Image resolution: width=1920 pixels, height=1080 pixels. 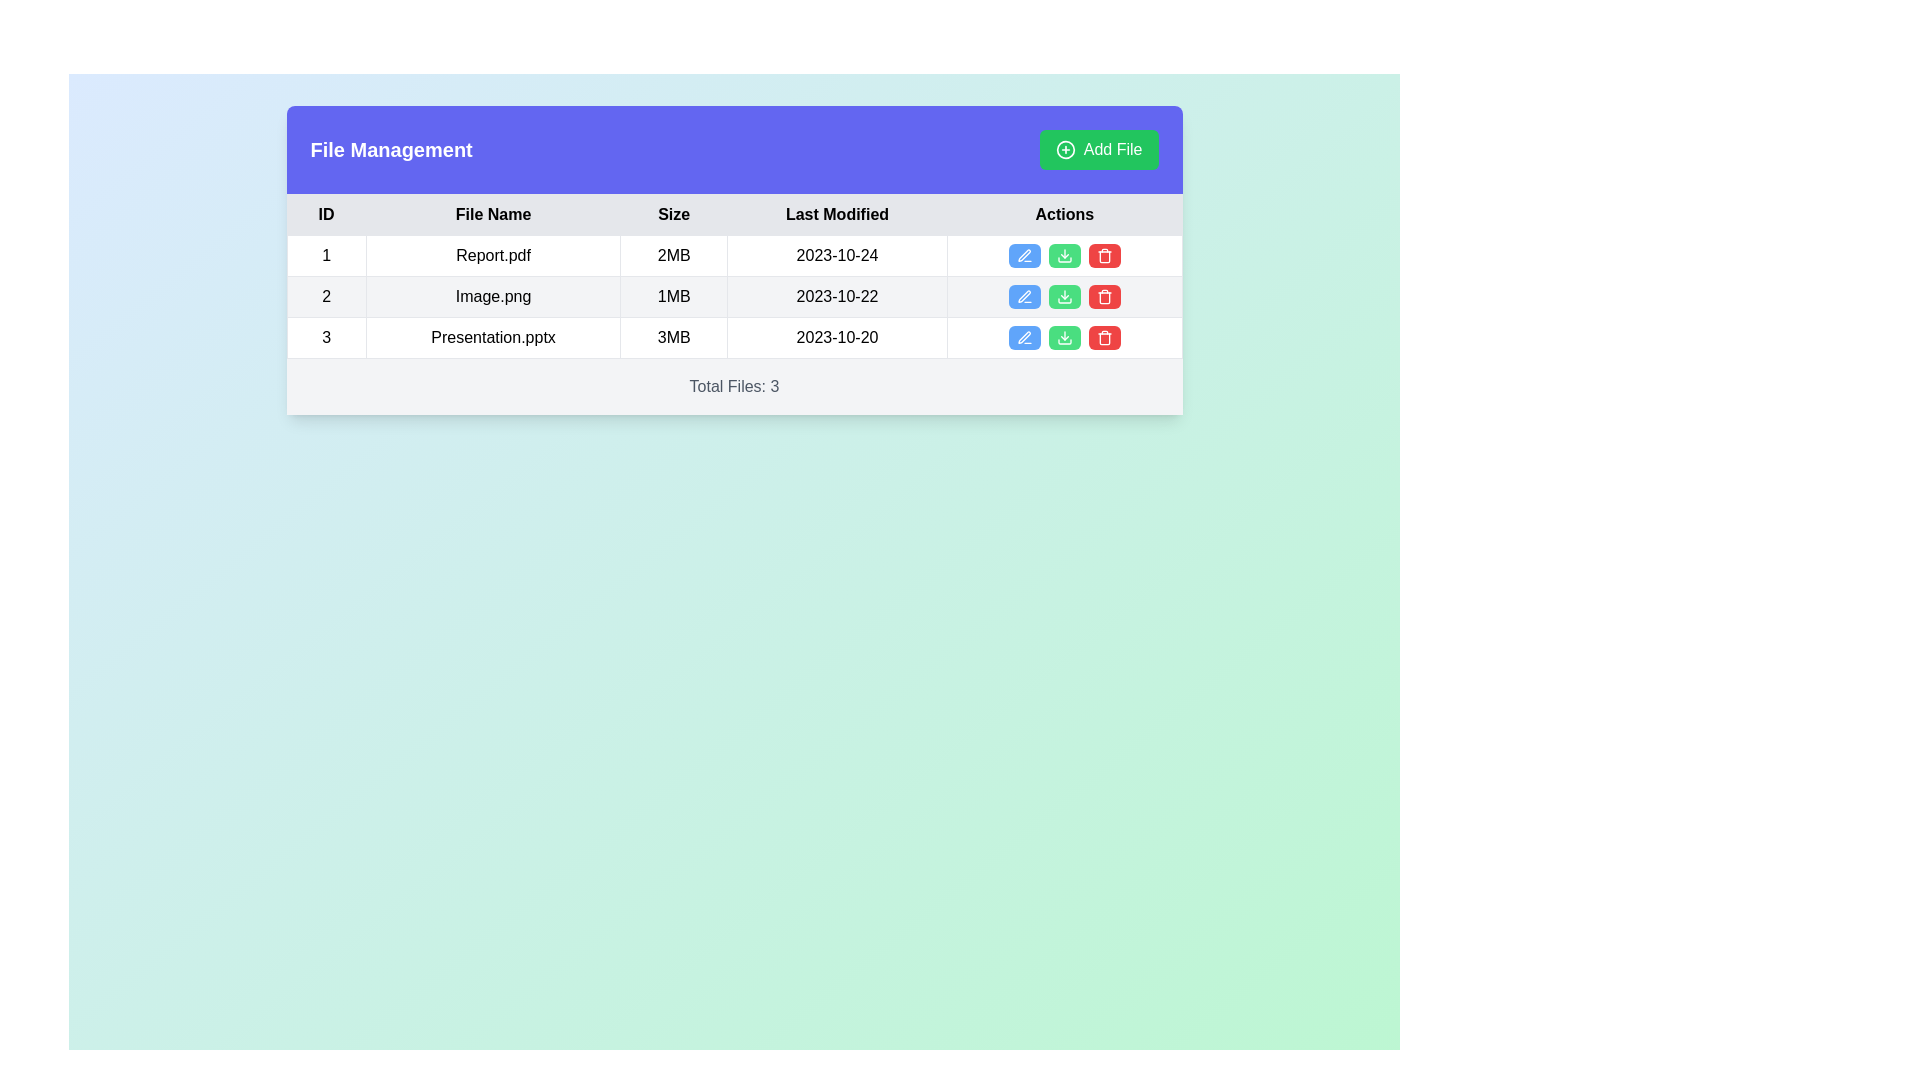 What do you see at coordinates (733, 386) in the screenshot?
I see `the static text label that provides a summary count of the total number of files listed in the table, located at the bottom of the table layout` at bounding box center [733, 386].